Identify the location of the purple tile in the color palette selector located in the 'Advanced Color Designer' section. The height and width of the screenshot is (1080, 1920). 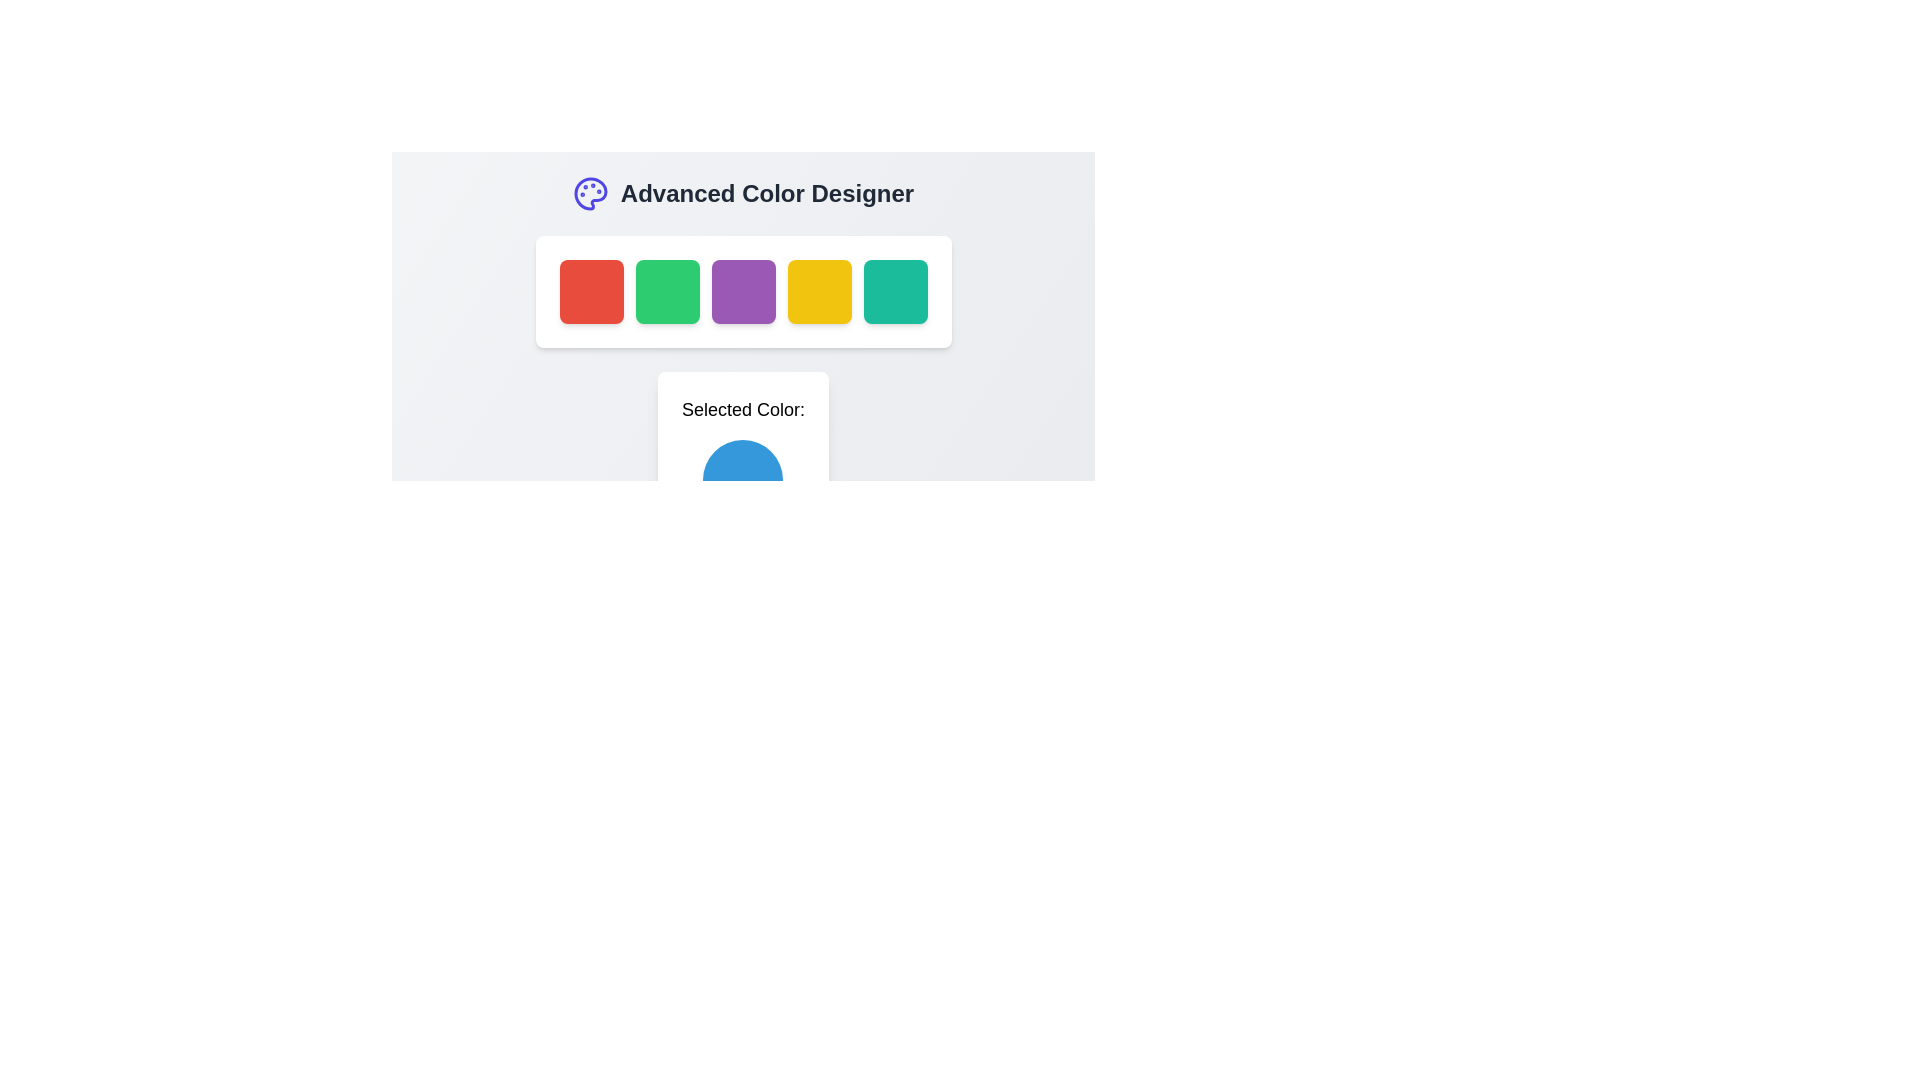
(742, 304).